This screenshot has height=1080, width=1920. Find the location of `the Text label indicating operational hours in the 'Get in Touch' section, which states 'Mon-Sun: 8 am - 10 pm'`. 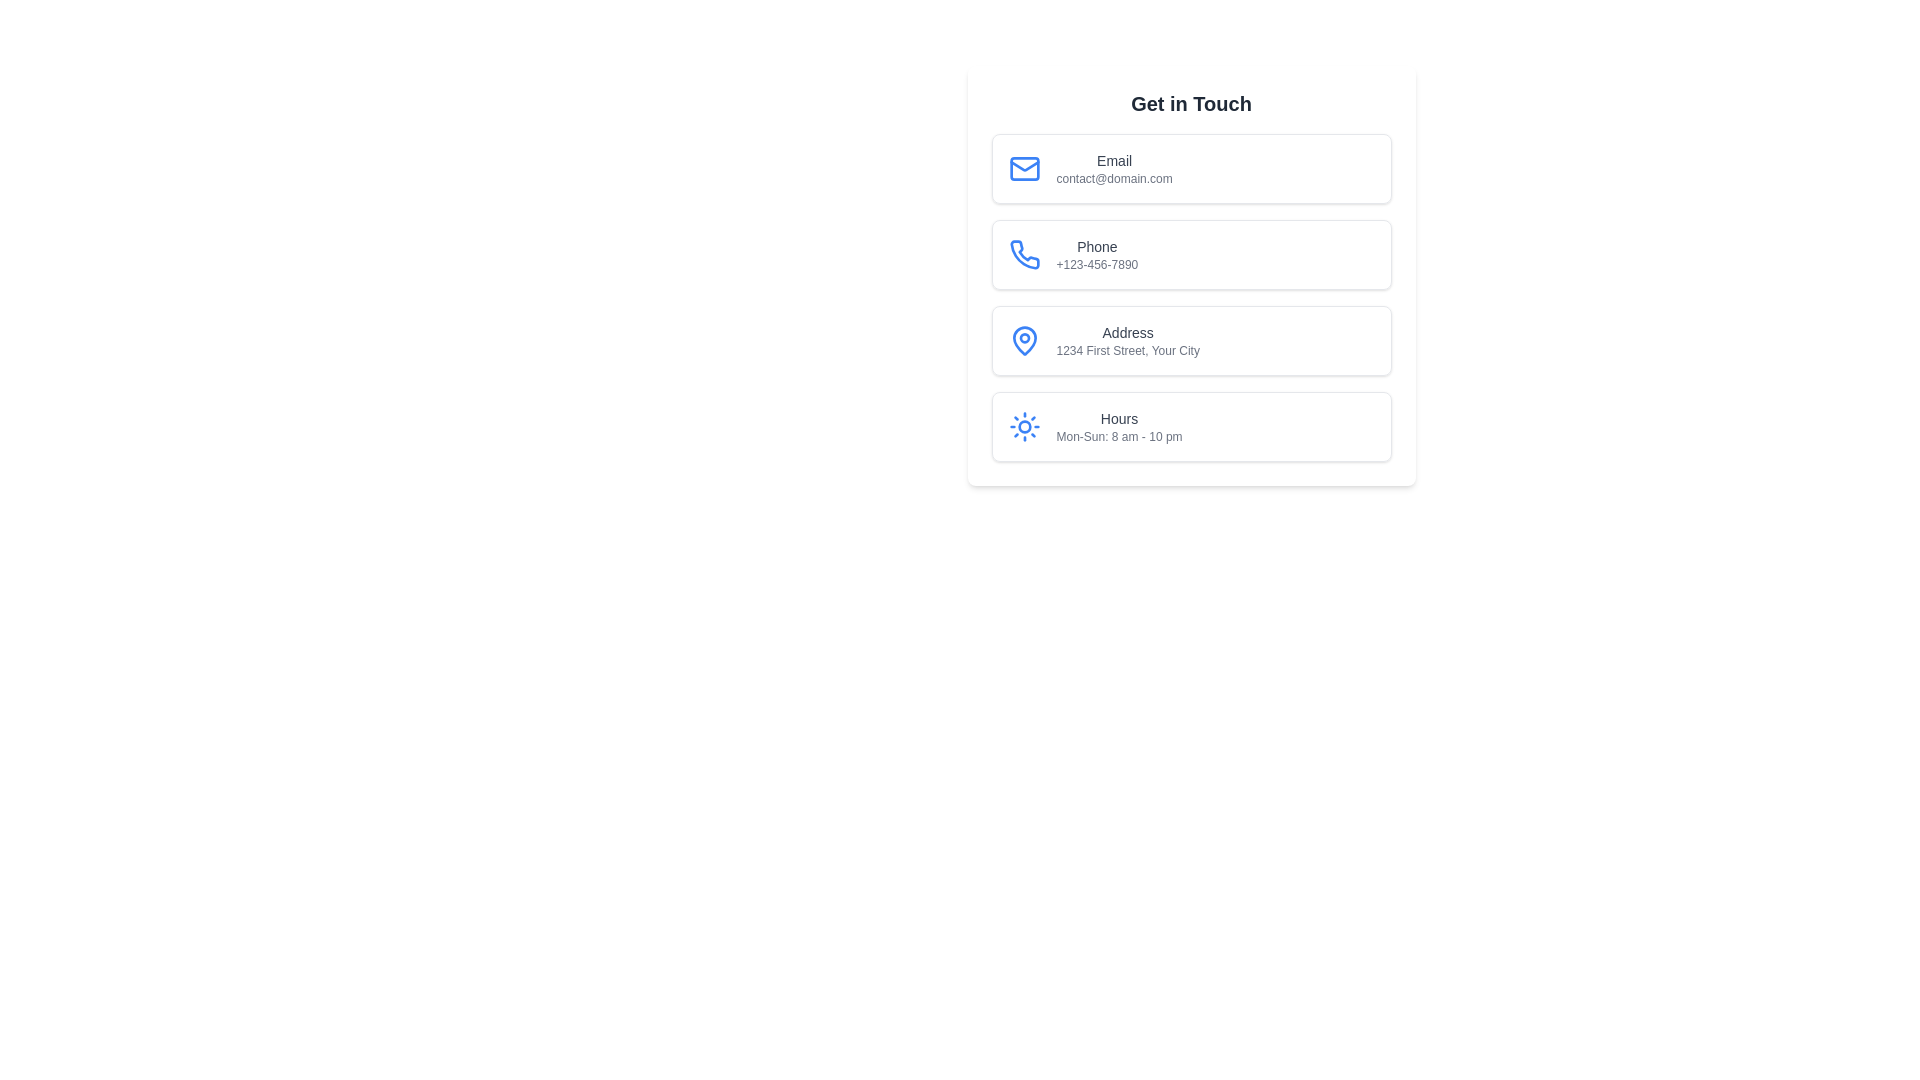

the Text label indicating operational hours in the 'Get in Touch' section, which states 'Mon-Sun: 8 am - 10 pm' is located at coordinates (1118, 418).